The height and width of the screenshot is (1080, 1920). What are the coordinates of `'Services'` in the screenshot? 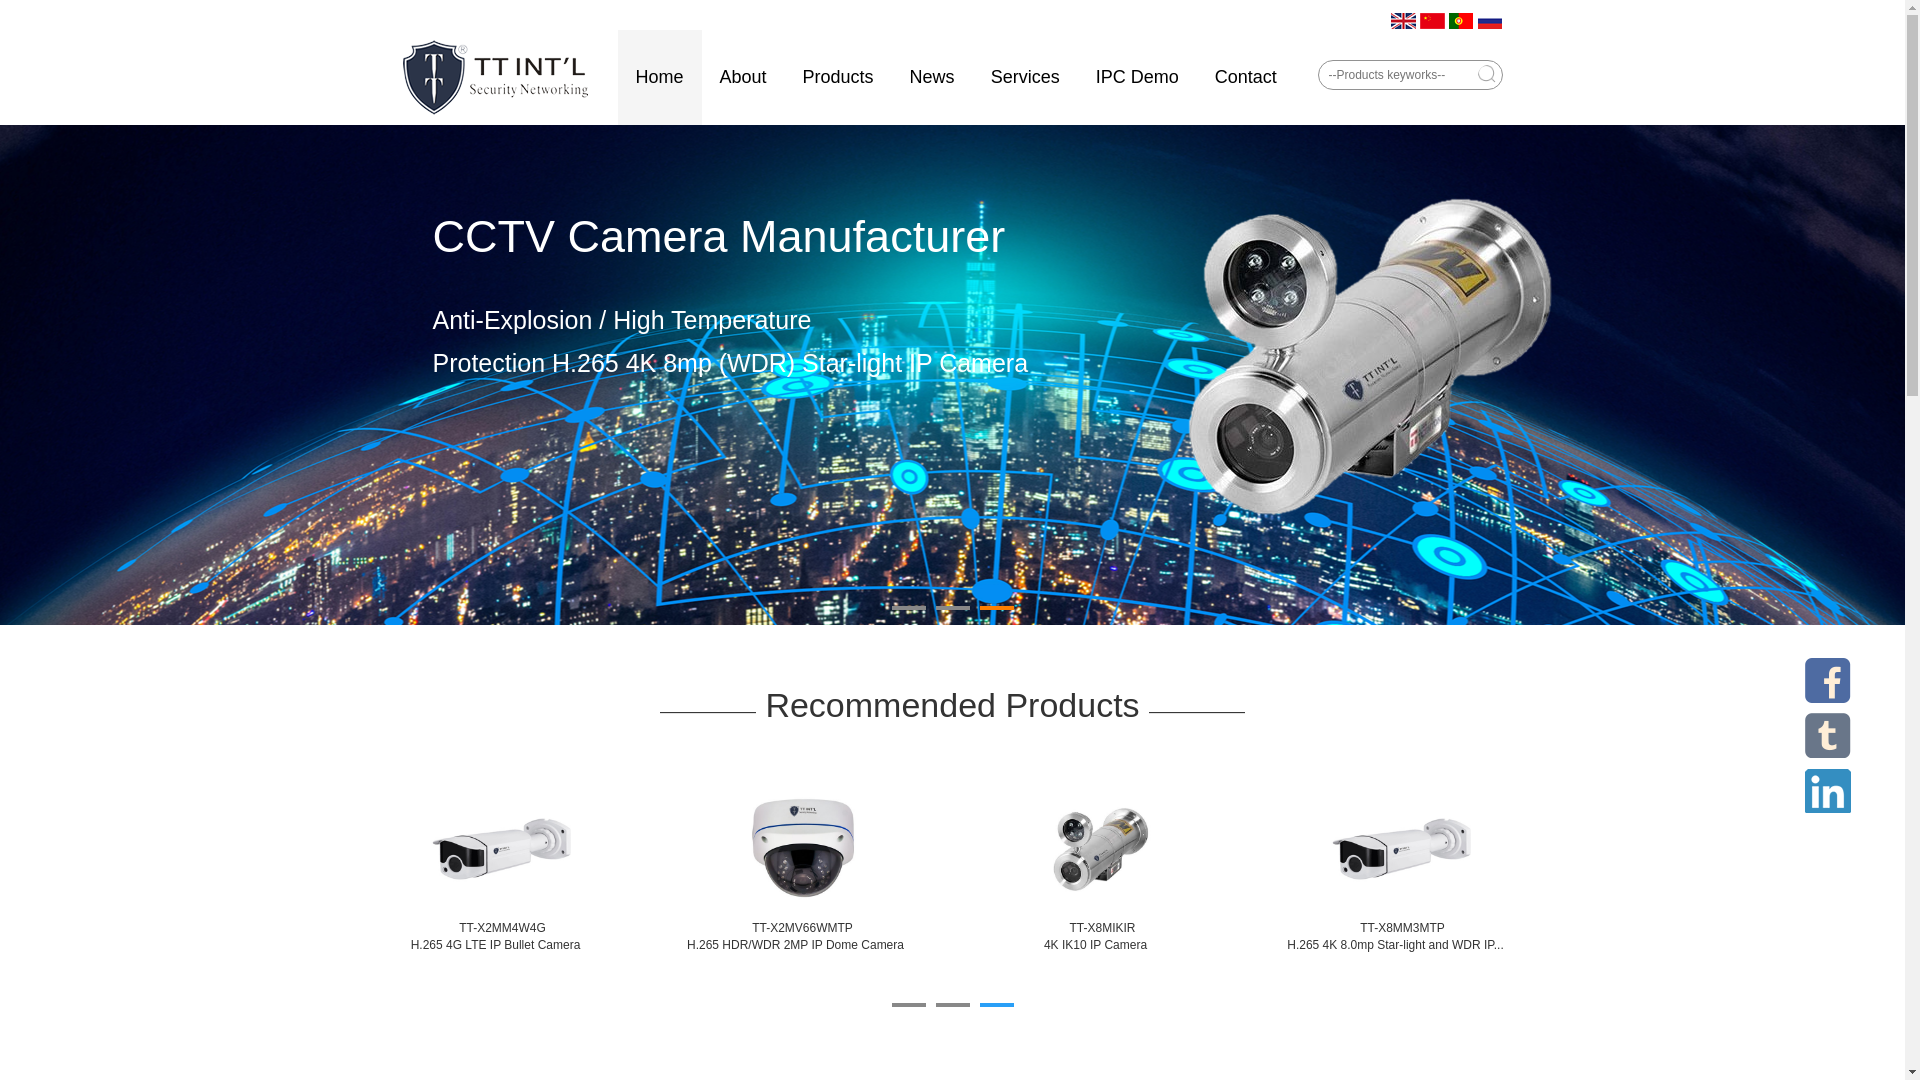 It's located at (1025, 76).